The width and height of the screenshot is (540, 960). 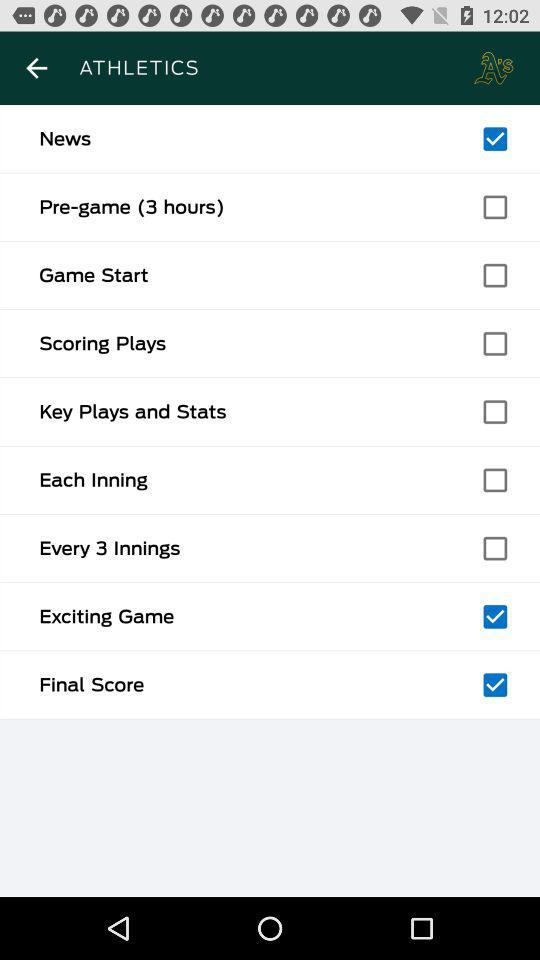 I want to click on filter, so click(x=494, y=615).